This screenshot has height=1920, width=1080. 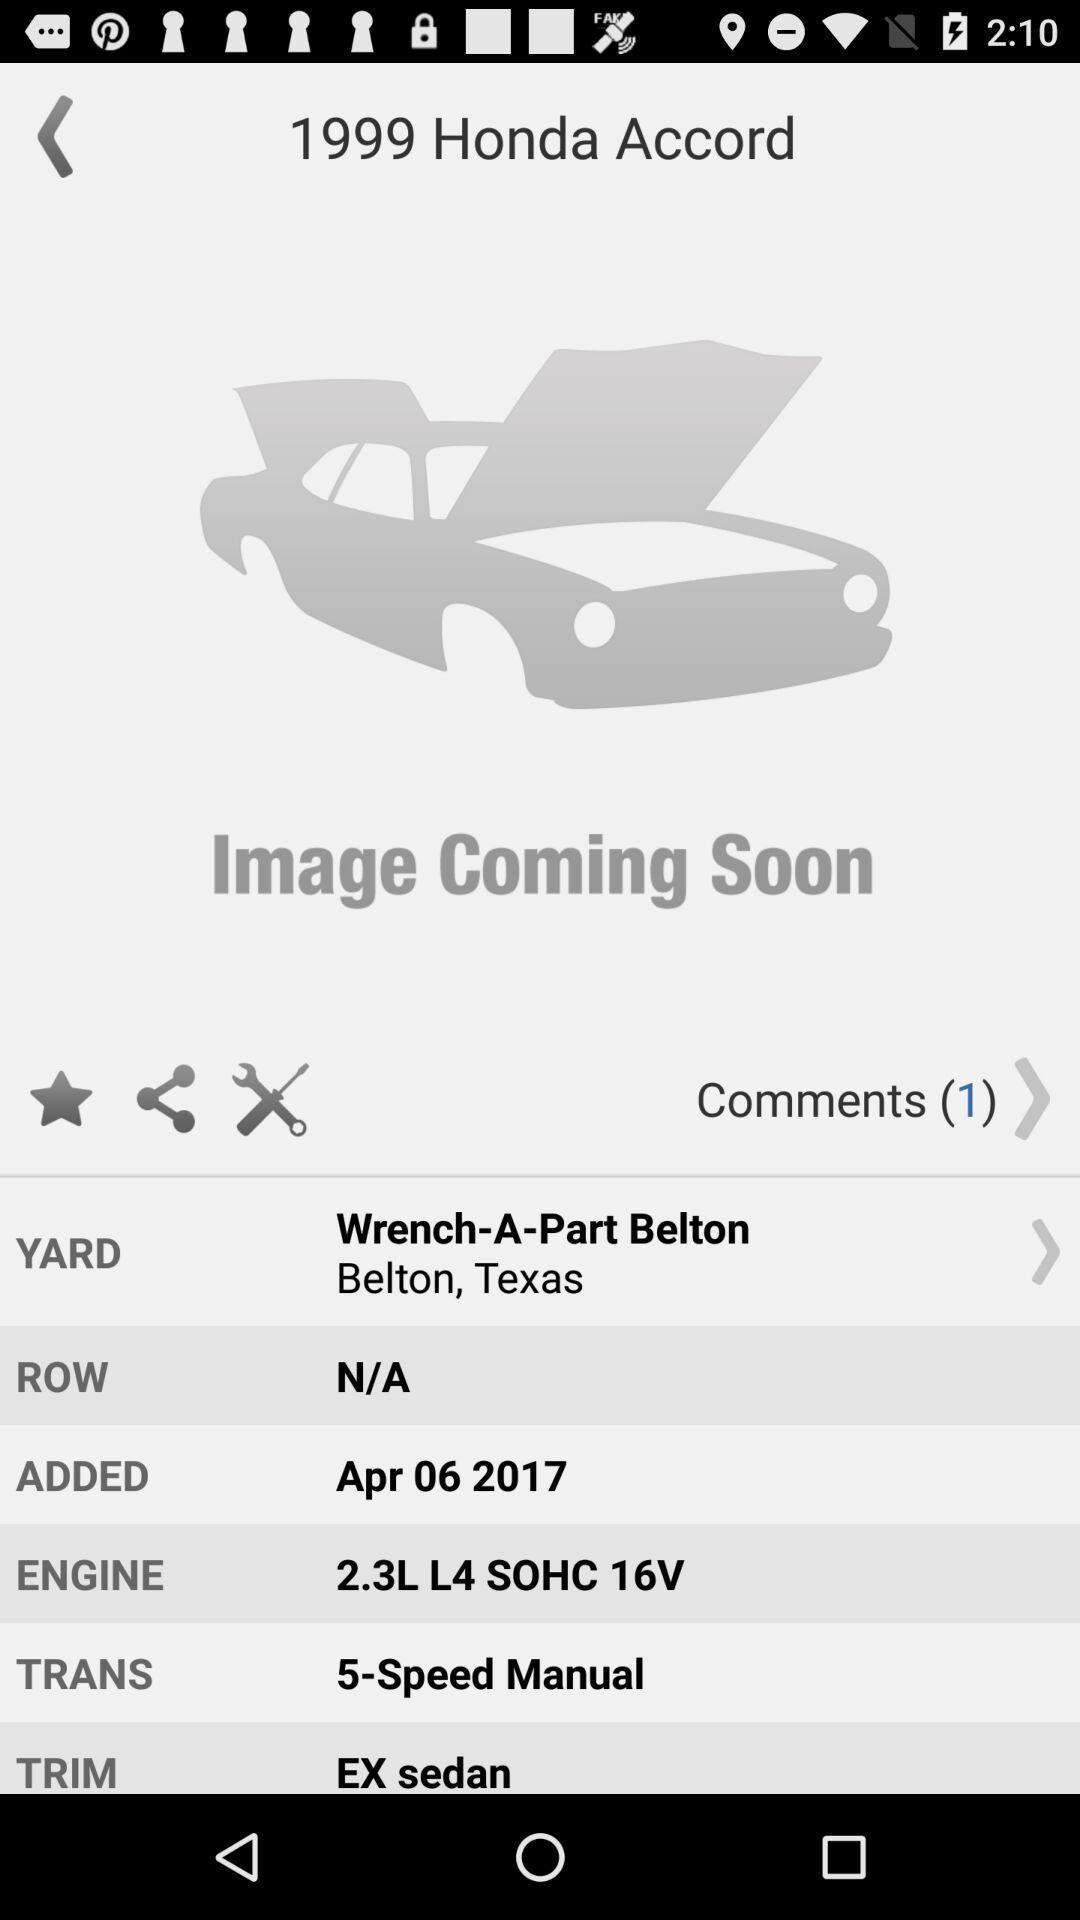 What do you see at coordinates (64, 135) in the screenshot?
I see `previous` at bounding box center [64, 135].